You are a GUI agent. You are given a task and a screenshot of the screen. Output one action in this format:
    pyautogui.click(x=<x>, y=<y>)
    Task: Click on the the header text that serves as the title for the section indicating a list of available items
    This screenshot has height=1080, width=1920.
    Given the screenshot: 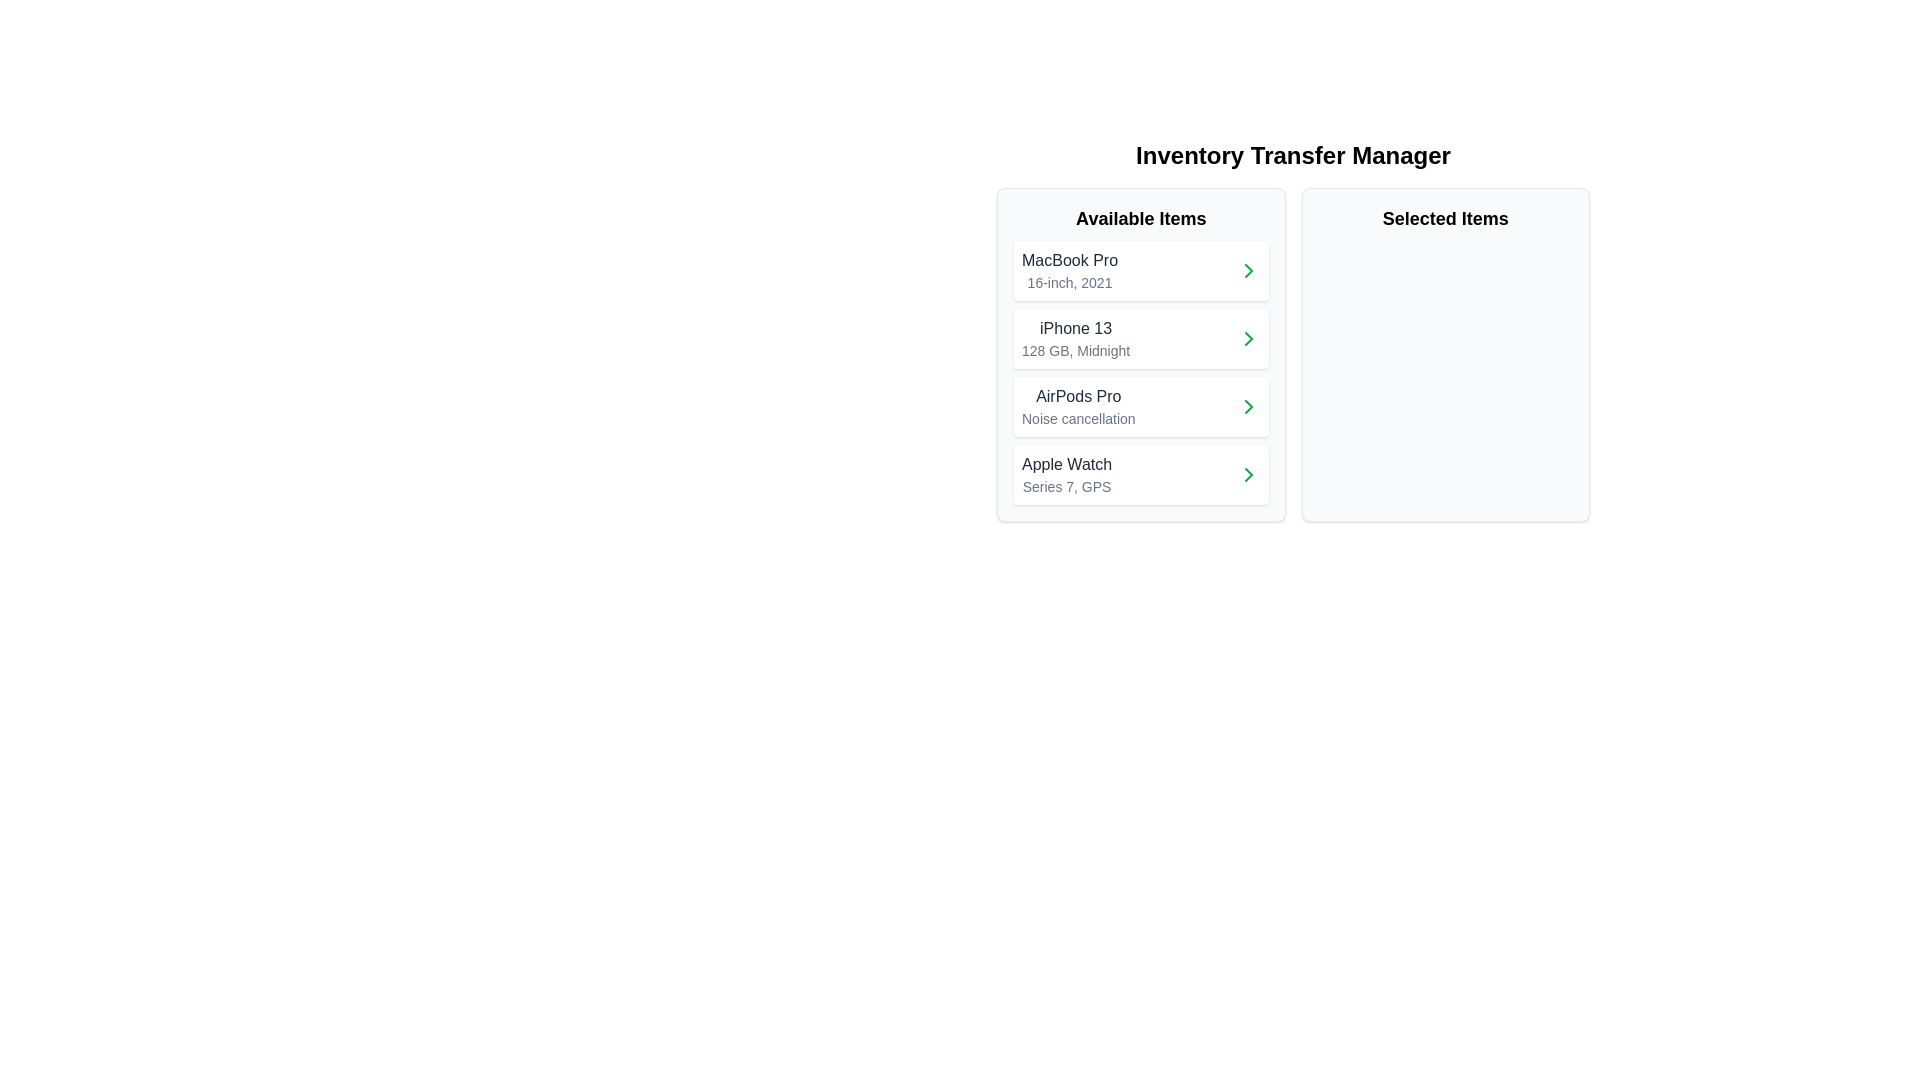 What is the action you would take?
    pyautogui.click(x=1141, y=219)
    